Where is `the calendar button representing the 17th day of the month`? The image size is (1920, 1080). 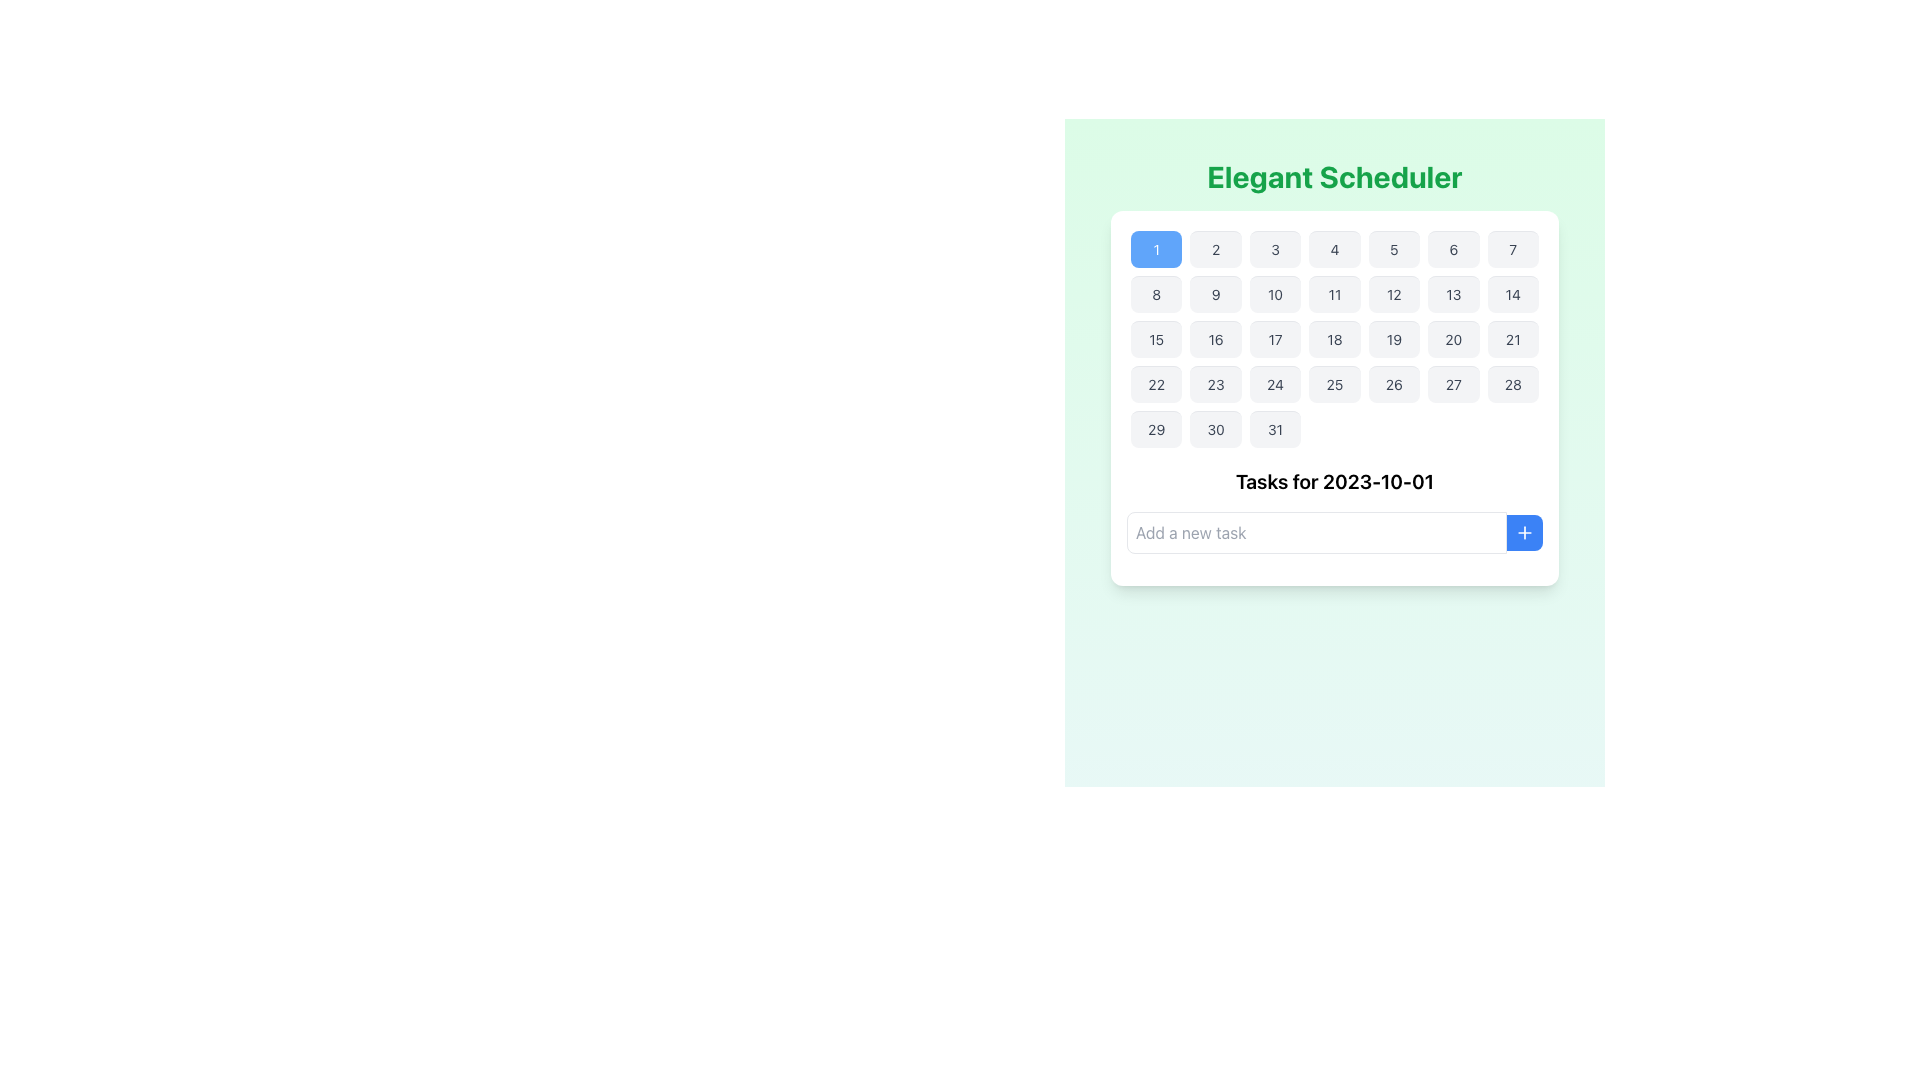 the calendar button representing the 17th day of the month is located at coordinates (1274, 338).